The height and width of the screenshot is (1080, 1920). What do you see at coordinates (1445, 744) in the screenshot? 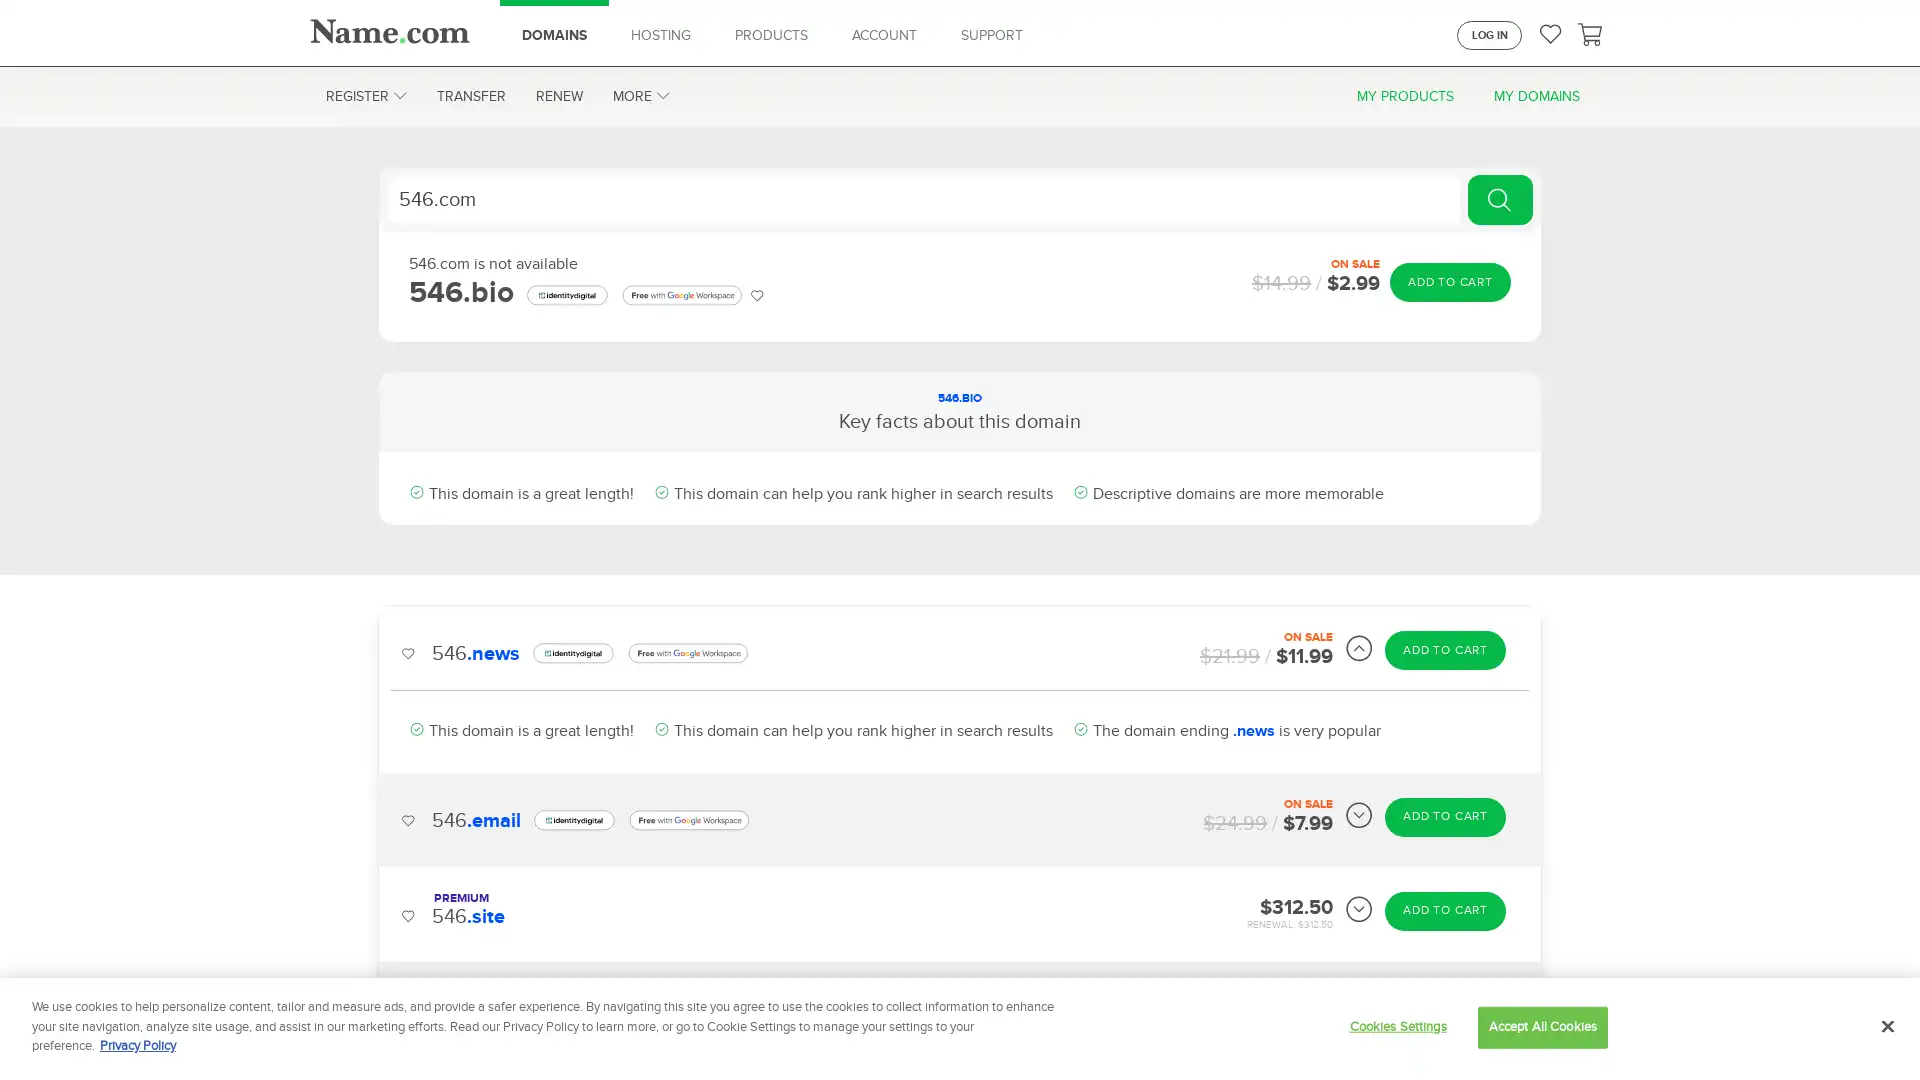
I see `ADD TO CART` at bounding box center [1445, 744].